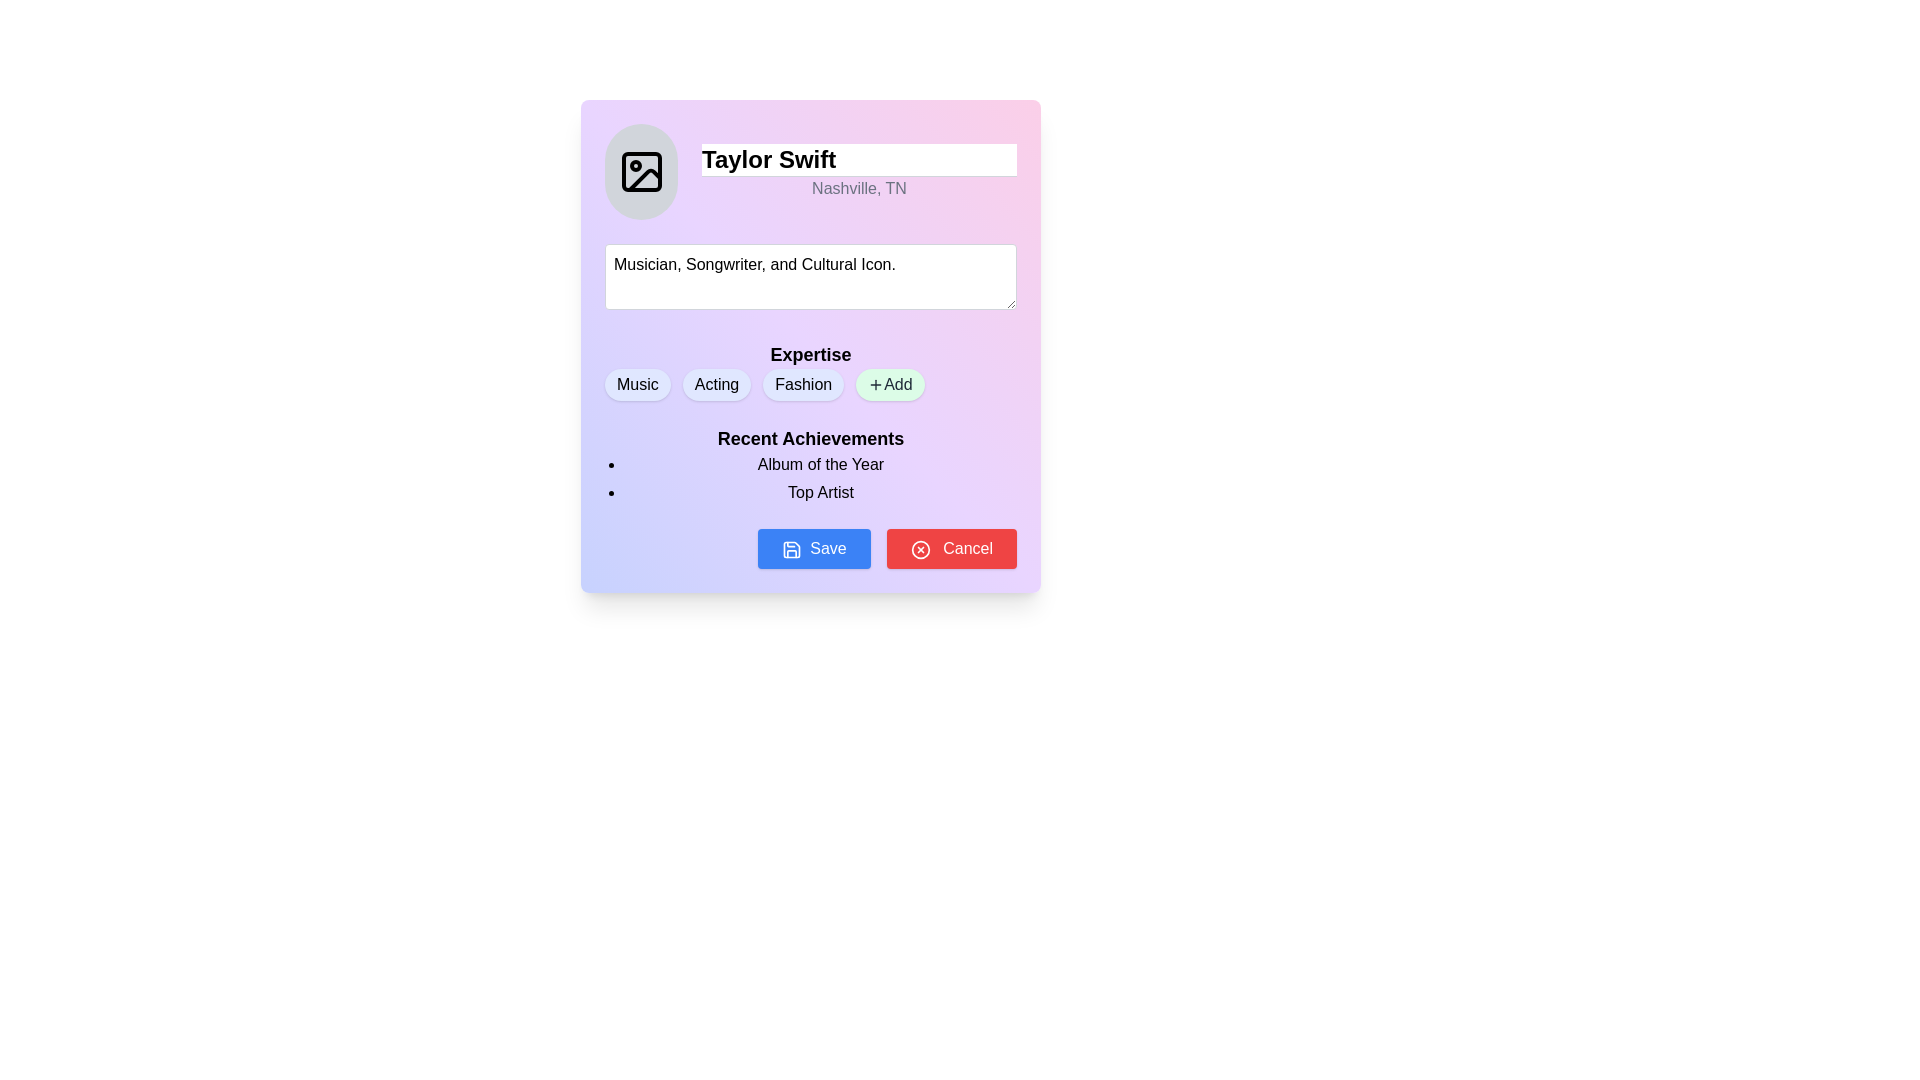 This screenshot has height=1080, width=1920. What do you see at coordinates (811, 370) in the screenshot?
I see `the 'Fashion' label, which is the third selectable item in the 'Expertise' section of the profile card, styled with a light indigo background and white text` at bounding box center [811, 370].